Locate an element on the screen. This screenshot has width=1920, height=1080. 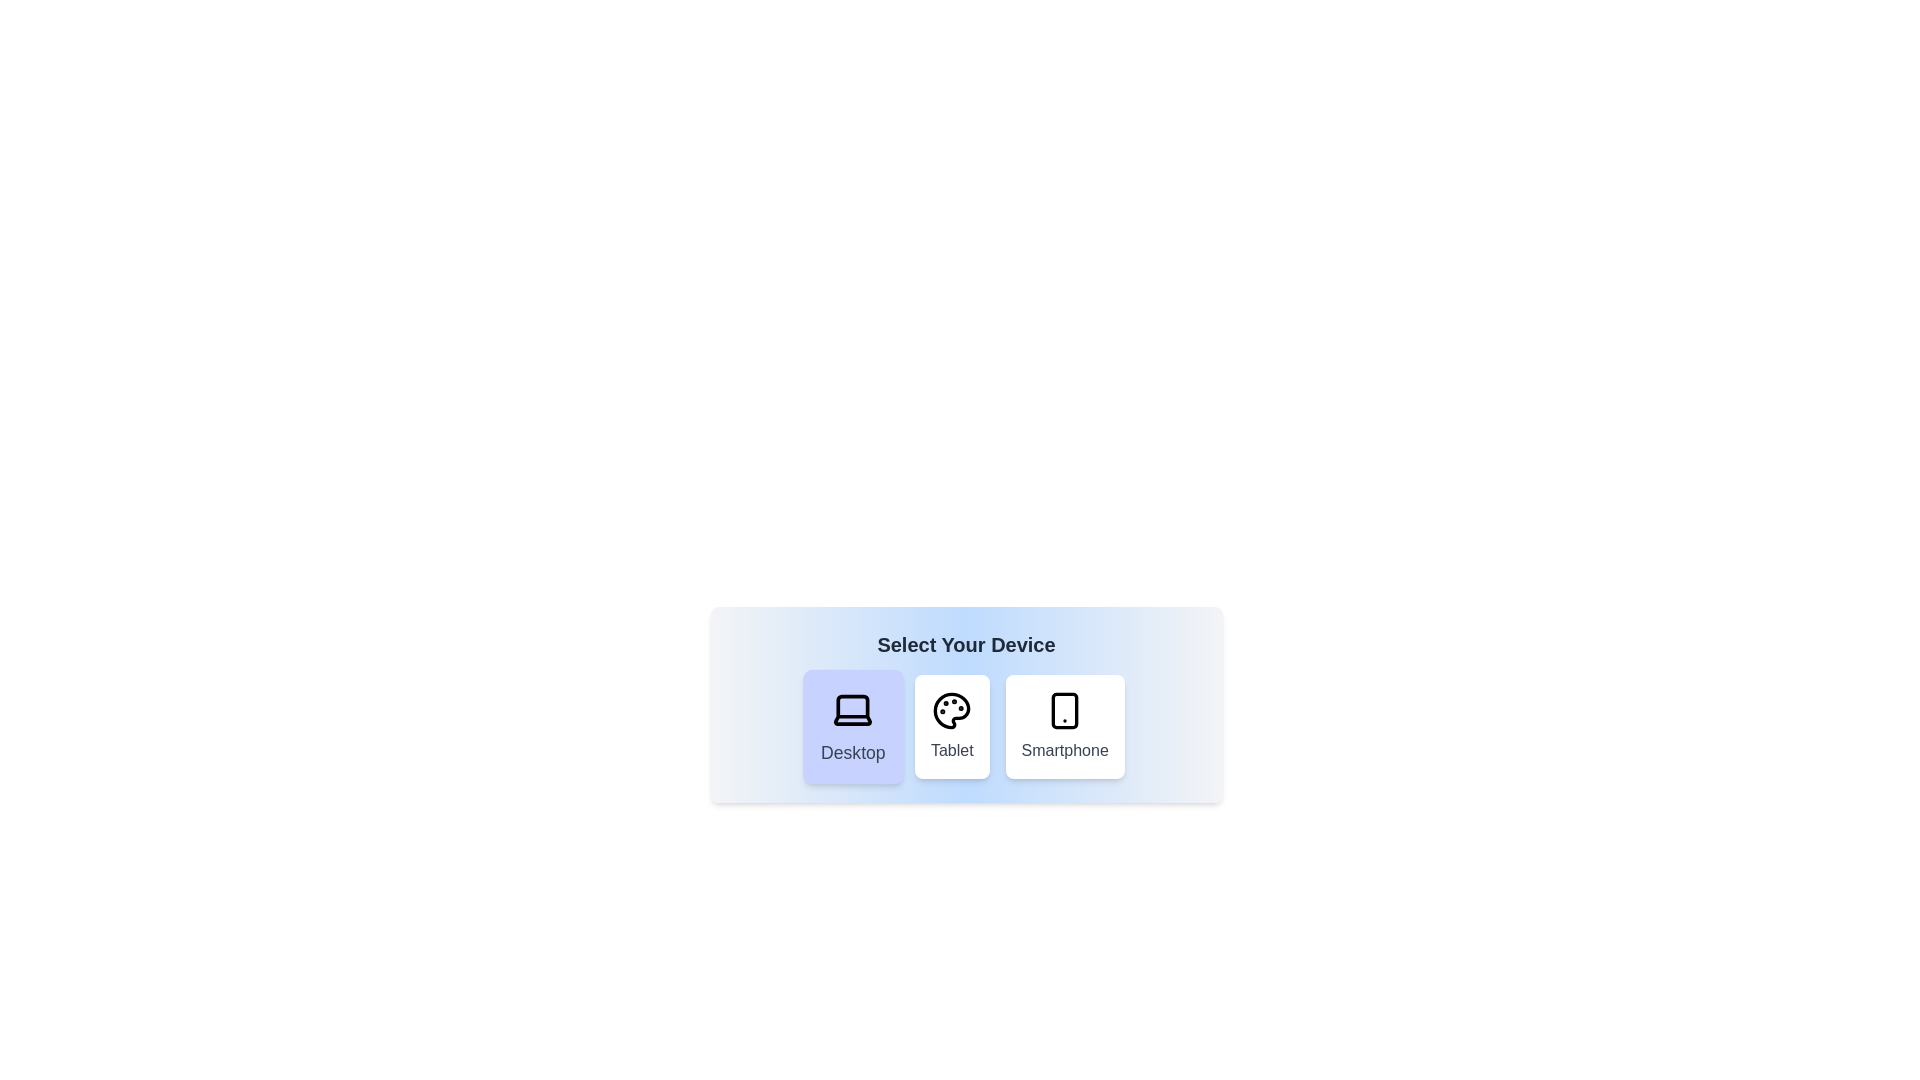
the button is located at coordinates (950, 726).